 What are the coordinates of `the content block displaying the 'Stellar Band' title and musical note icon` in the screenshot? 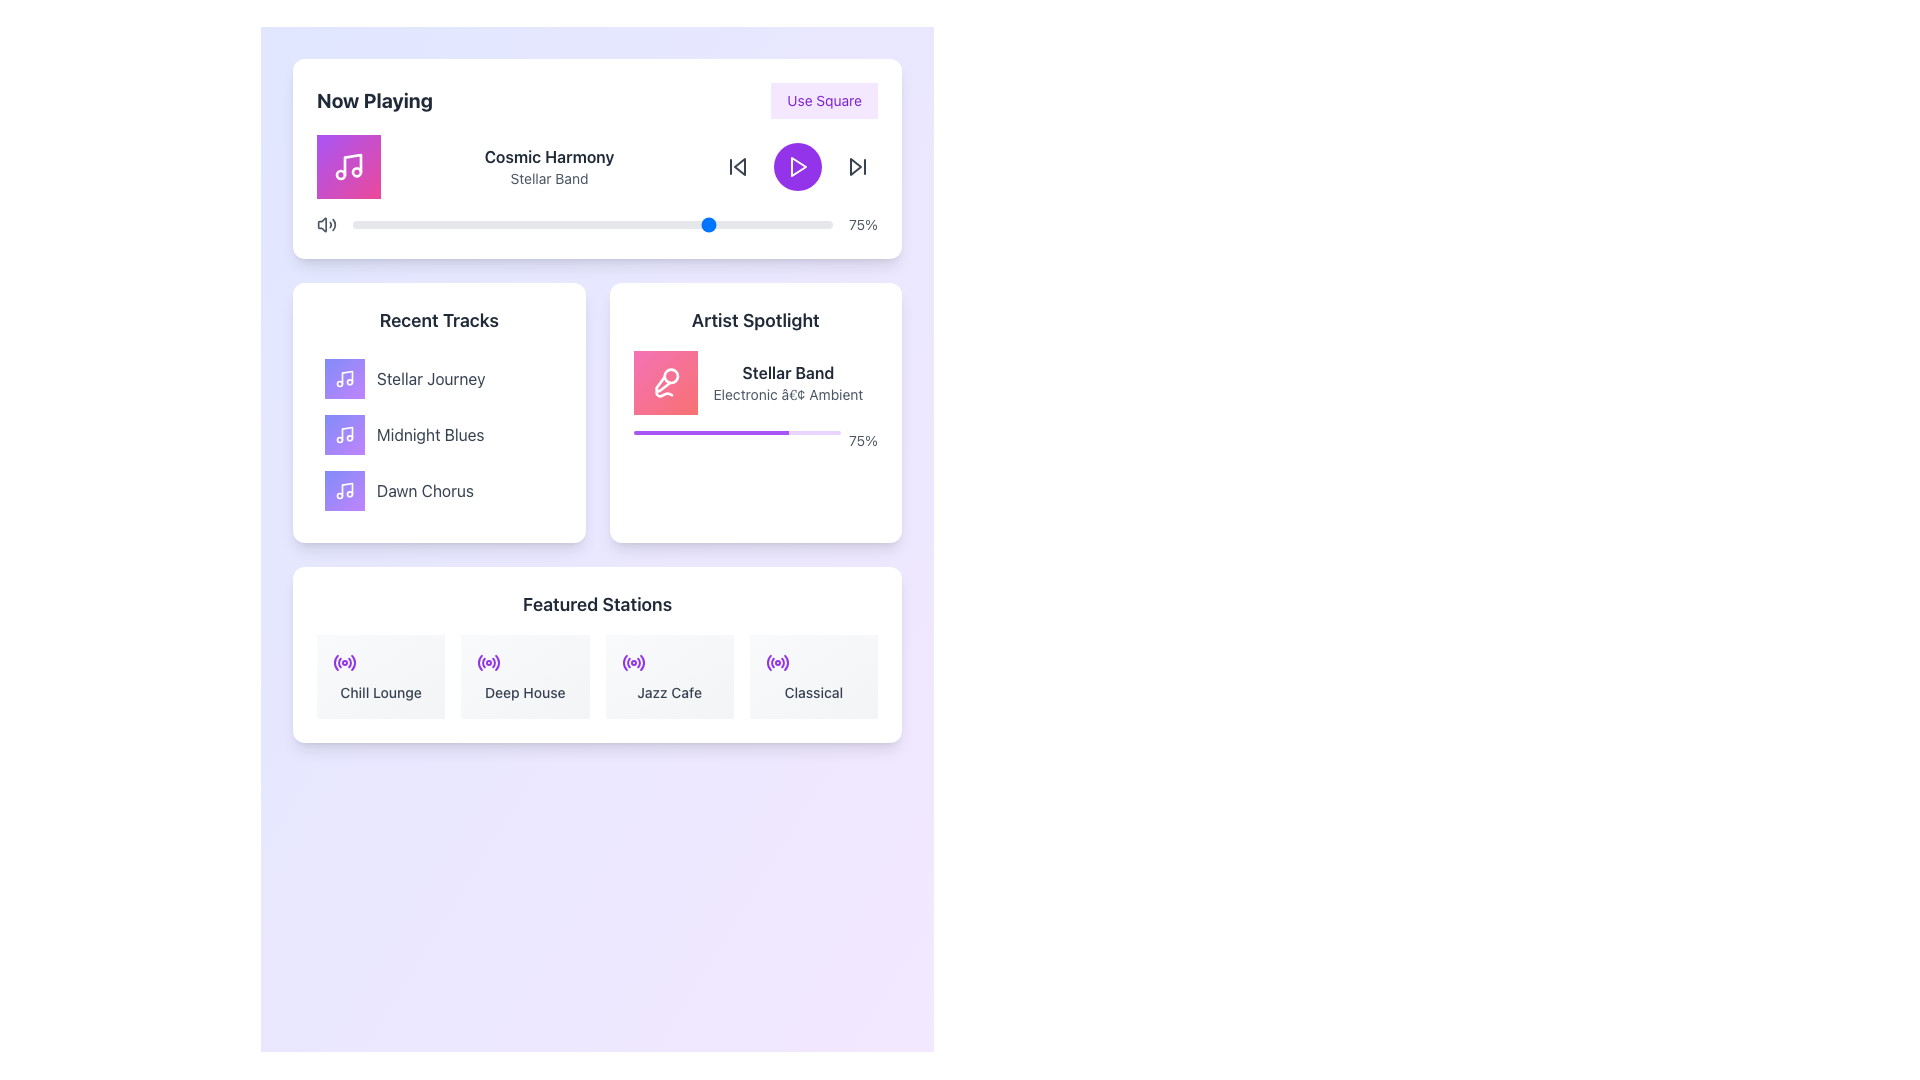 It's located at (754, 382).